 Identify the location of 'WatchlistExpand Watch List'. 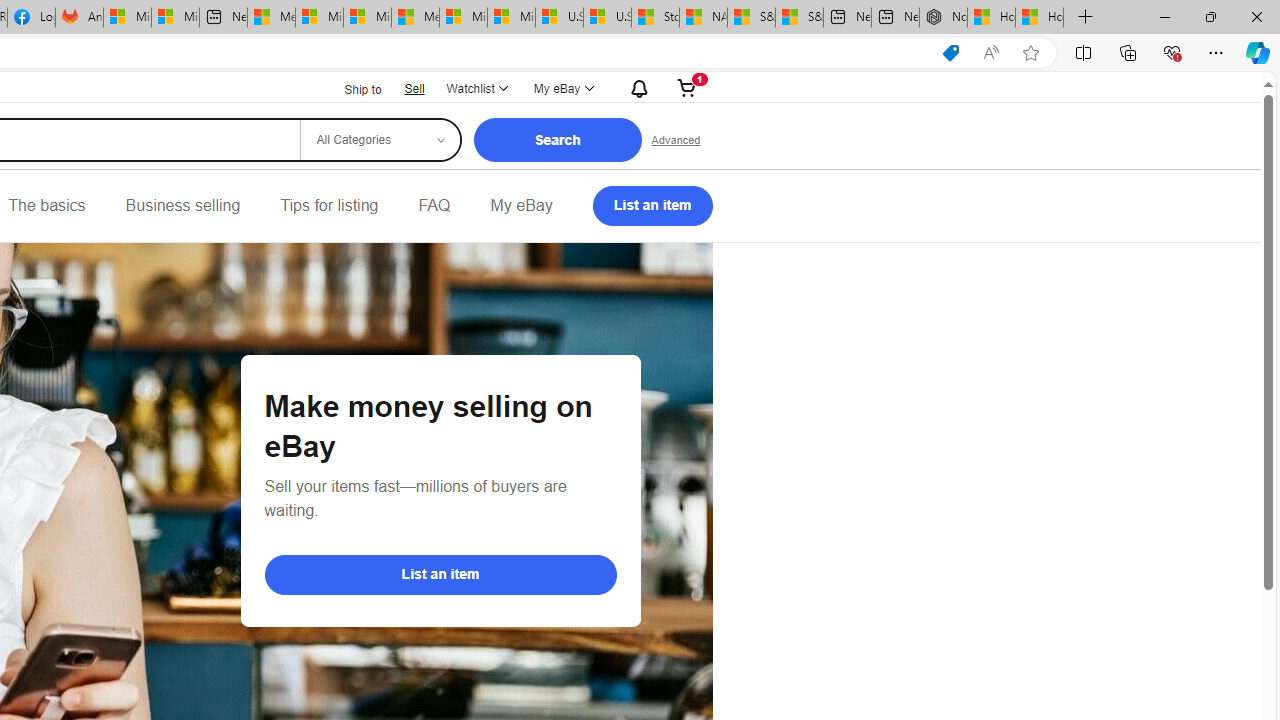
(475, 87).